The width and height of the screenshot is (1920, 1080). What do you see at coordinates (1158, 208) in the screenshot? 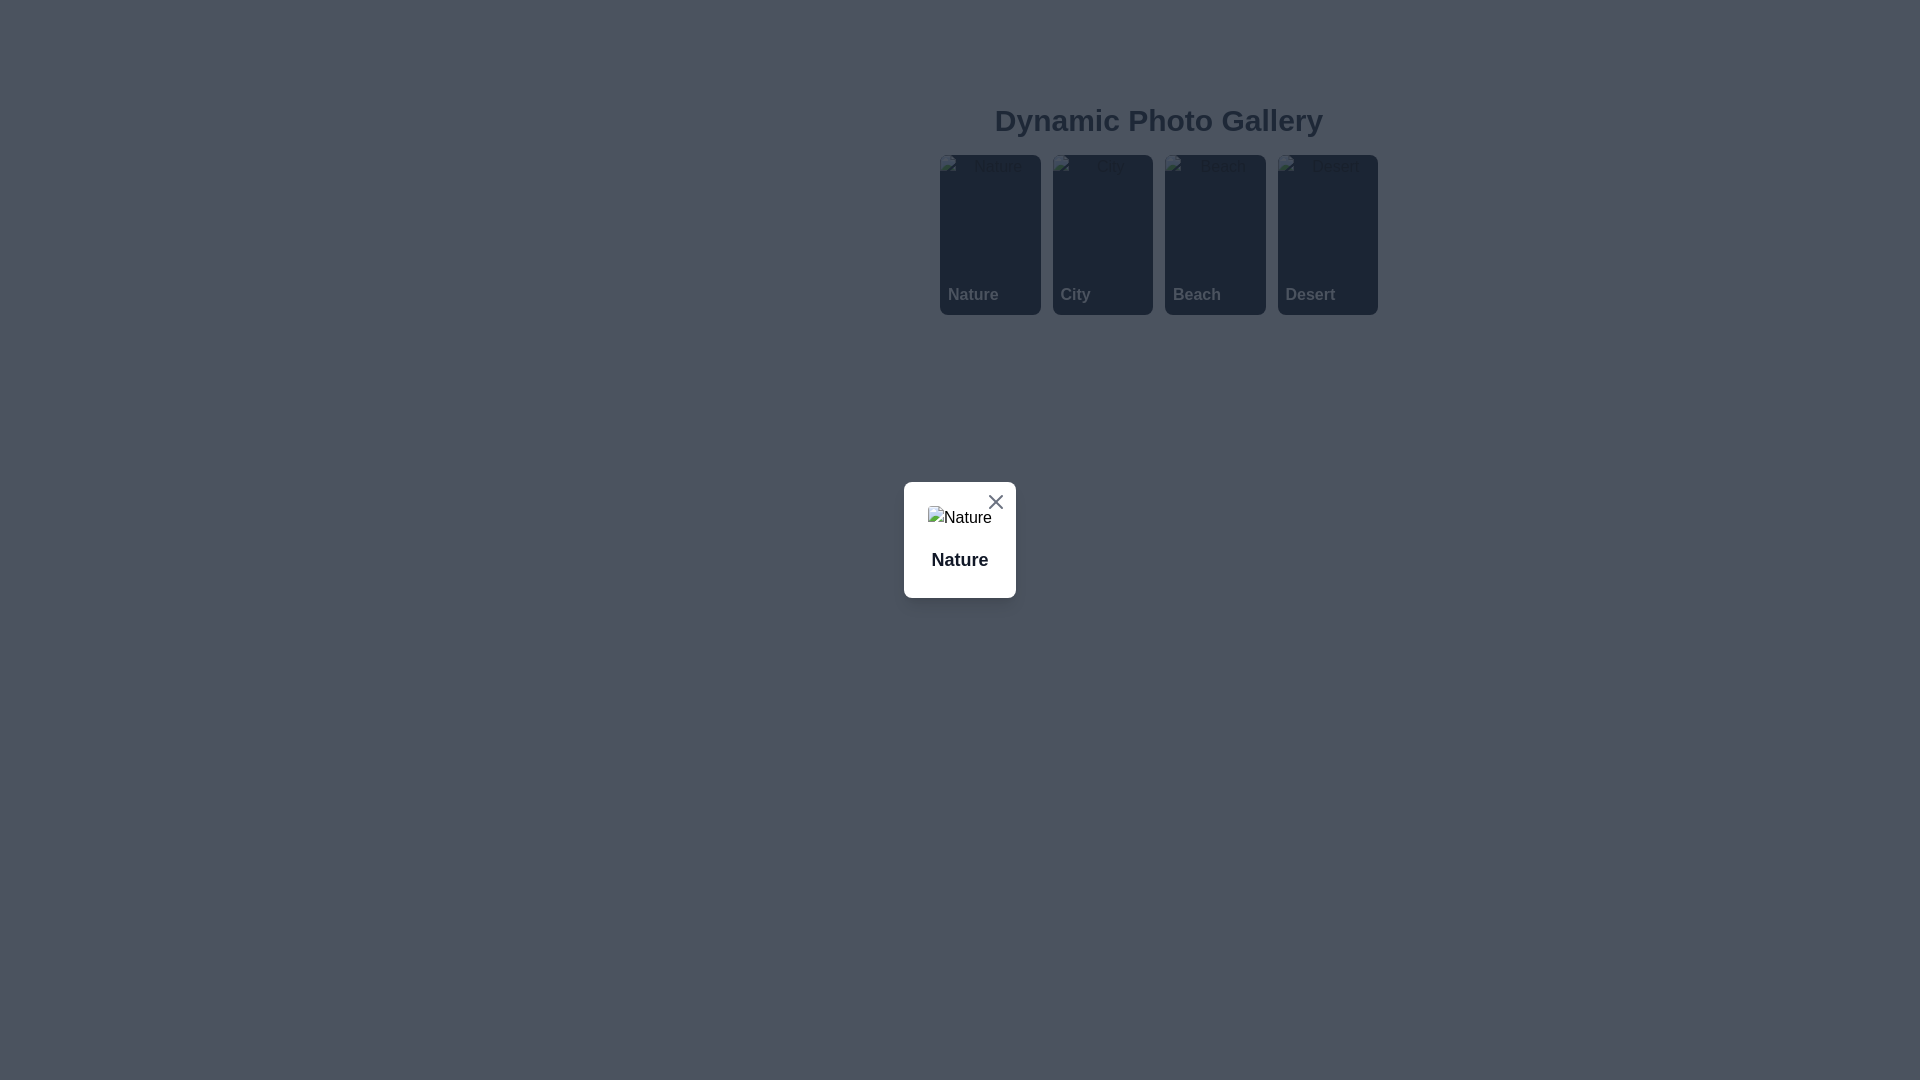
I see `the 'Beach' image placeholder` at bounding box center [1158, 208].